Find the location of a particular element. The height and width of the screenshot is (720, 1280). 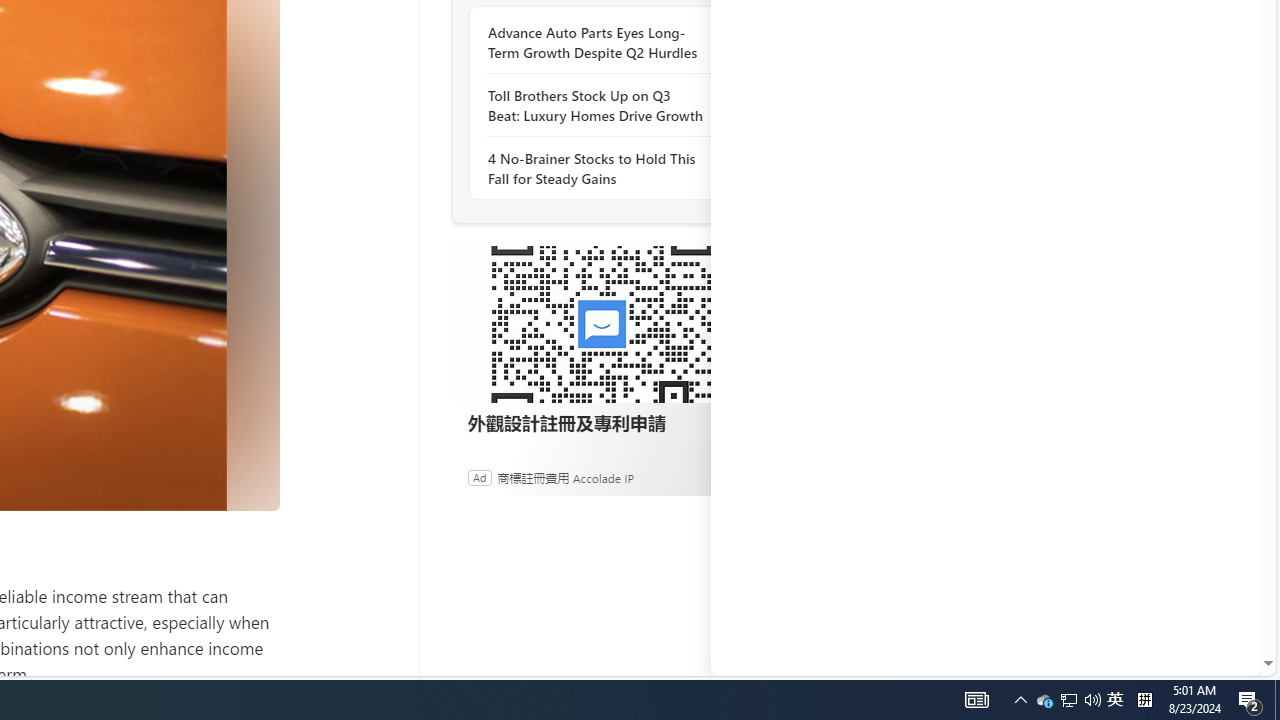

'Advance Auto Parts Eyes Long-Term Growth Despite Q2 Hurdles' is located at coordinates (595, 43).